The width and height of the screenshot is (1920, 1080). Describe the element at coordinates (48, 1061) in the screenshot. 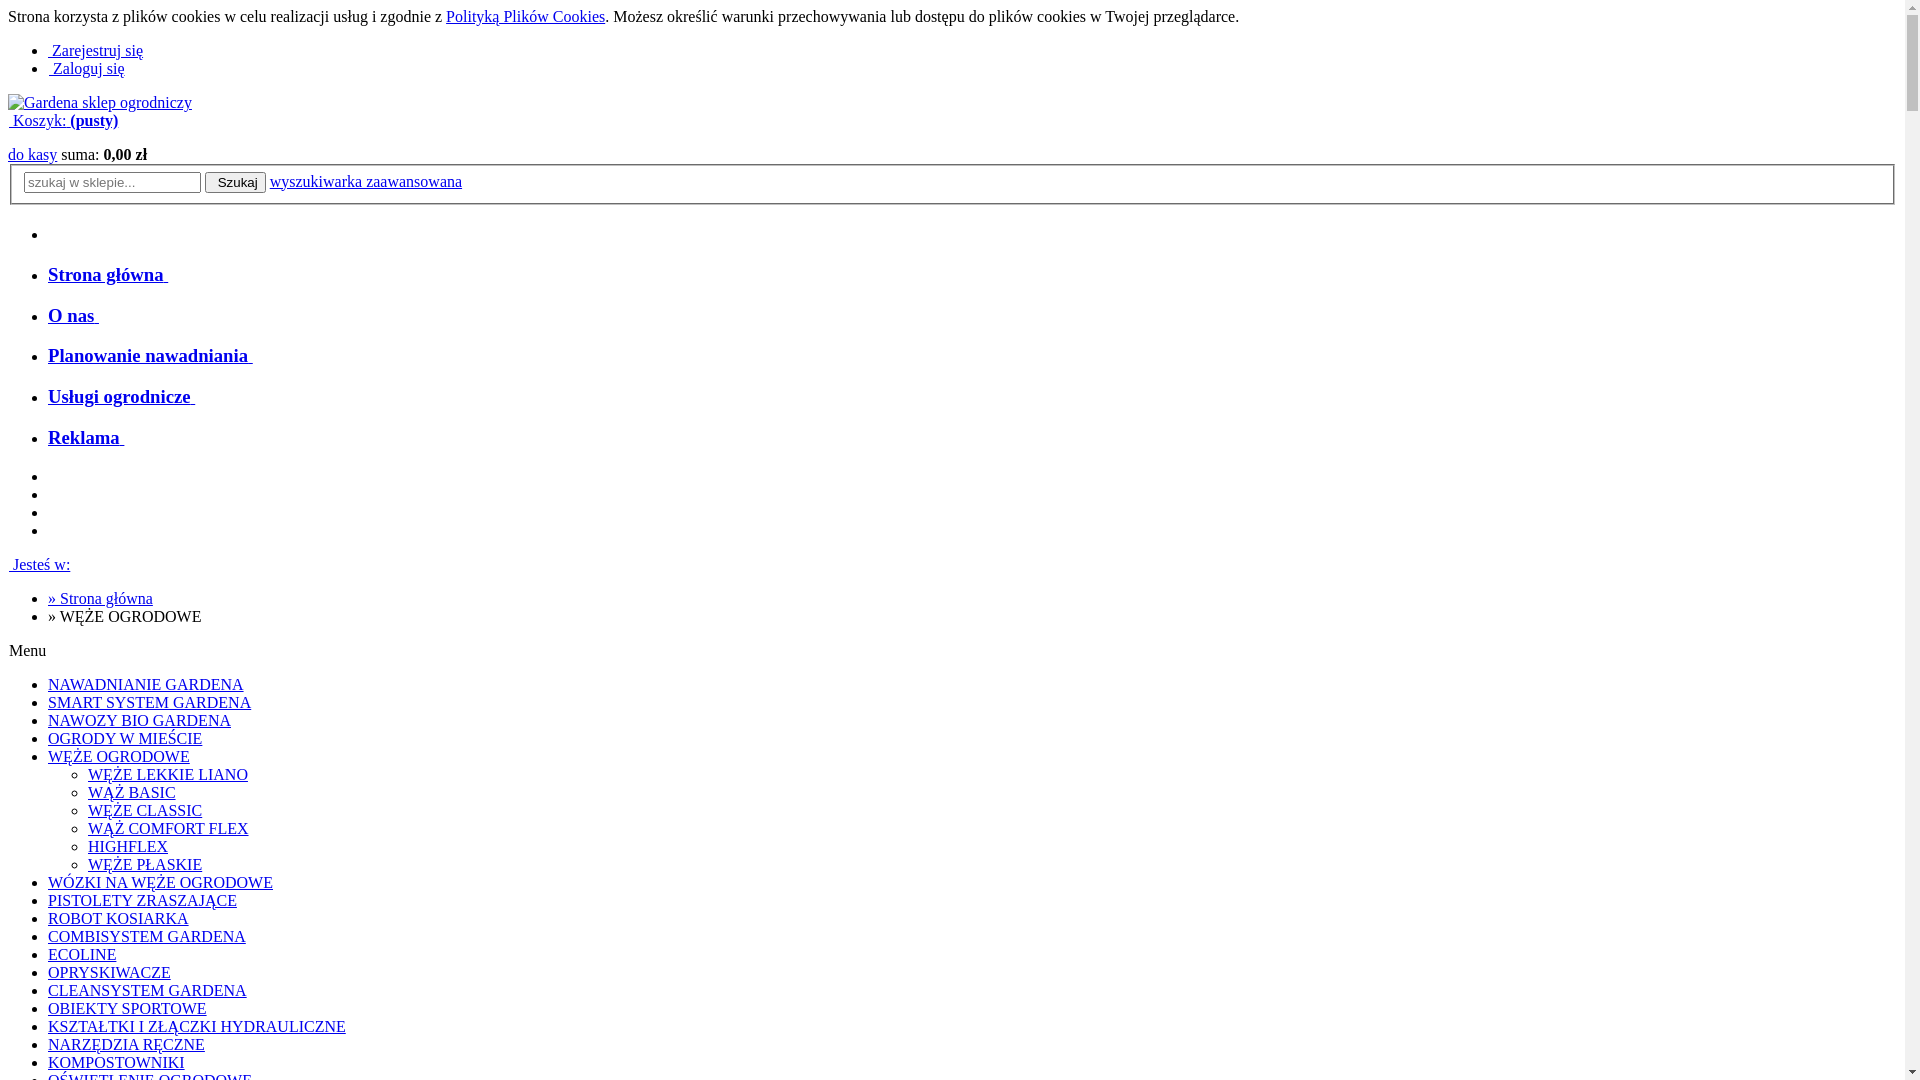

I see `'KOMPOSTOWNIKI'` at that location.